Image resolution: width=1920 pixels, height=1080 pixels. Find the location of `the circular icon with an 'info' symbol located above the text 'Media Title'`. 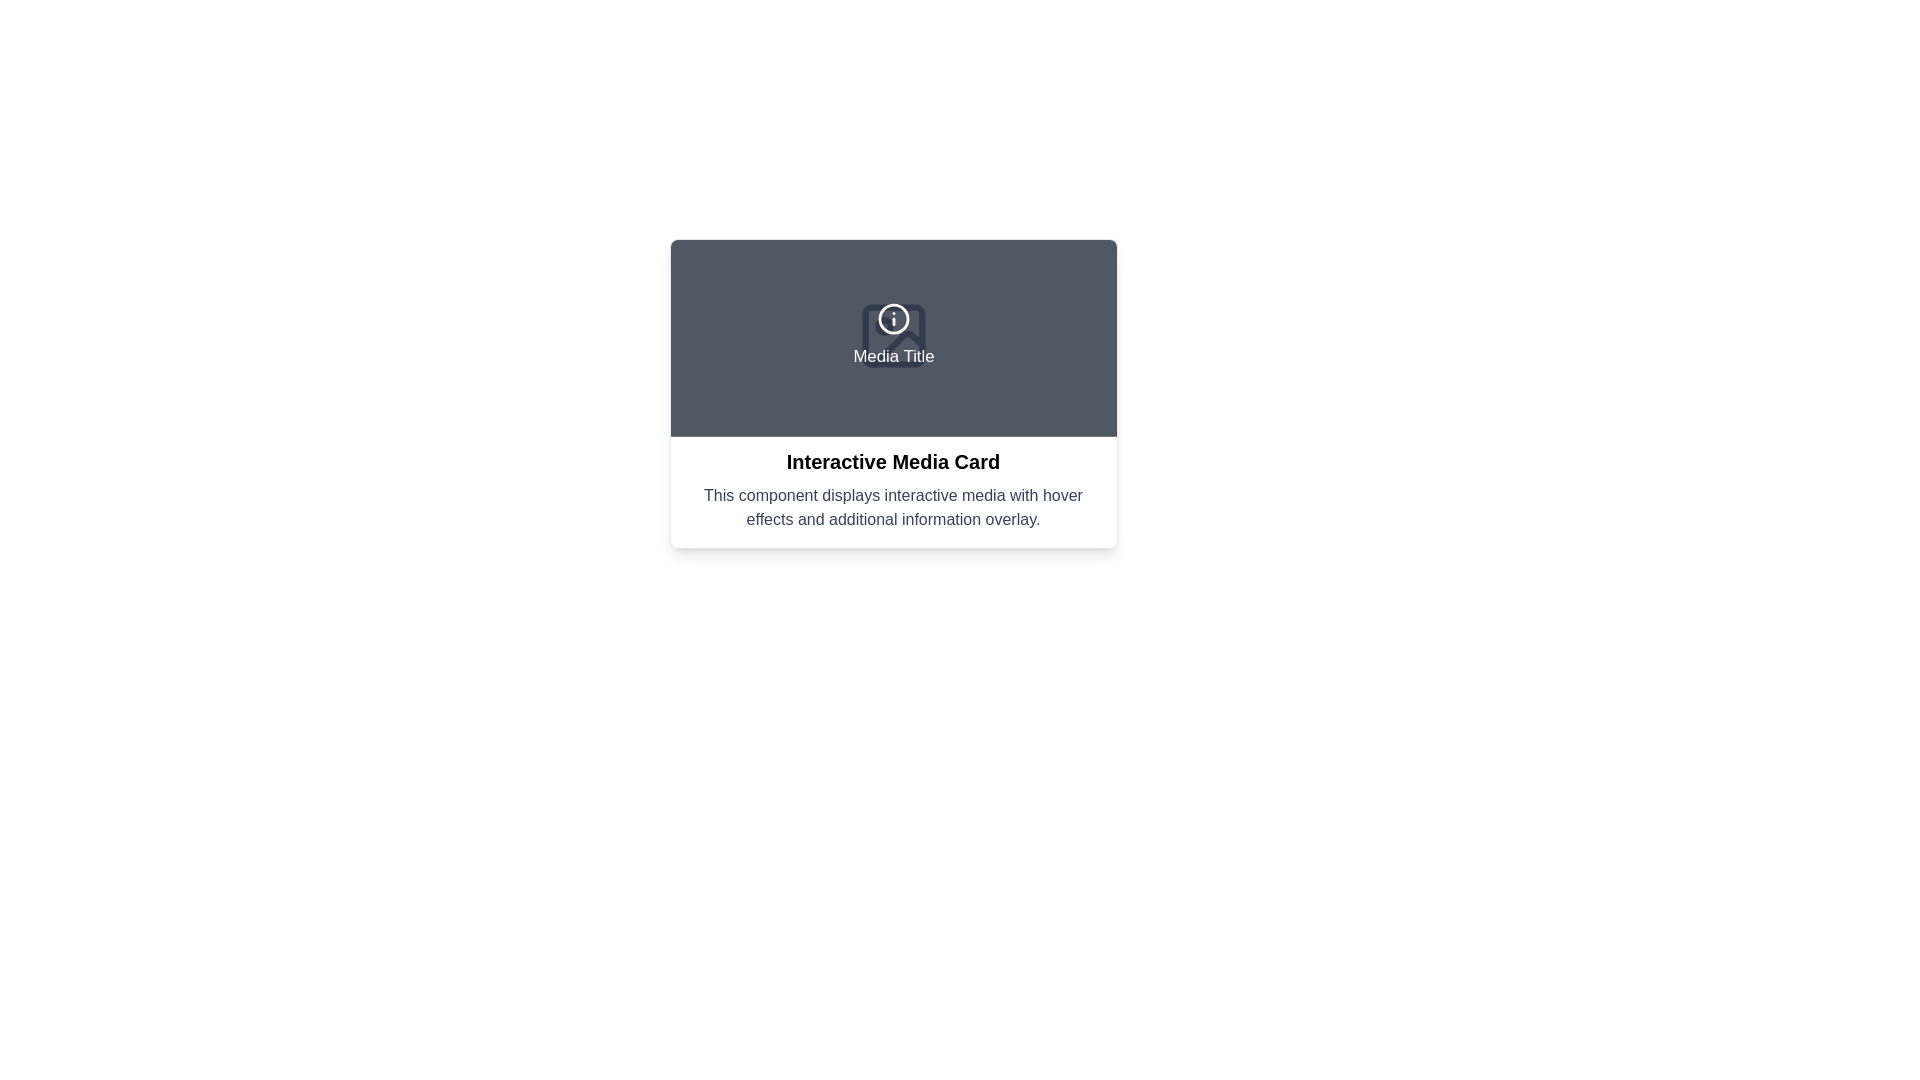

the circular icon with an 'info' symbol located above the text 'Media Title' is located at coordinates (892, 318).